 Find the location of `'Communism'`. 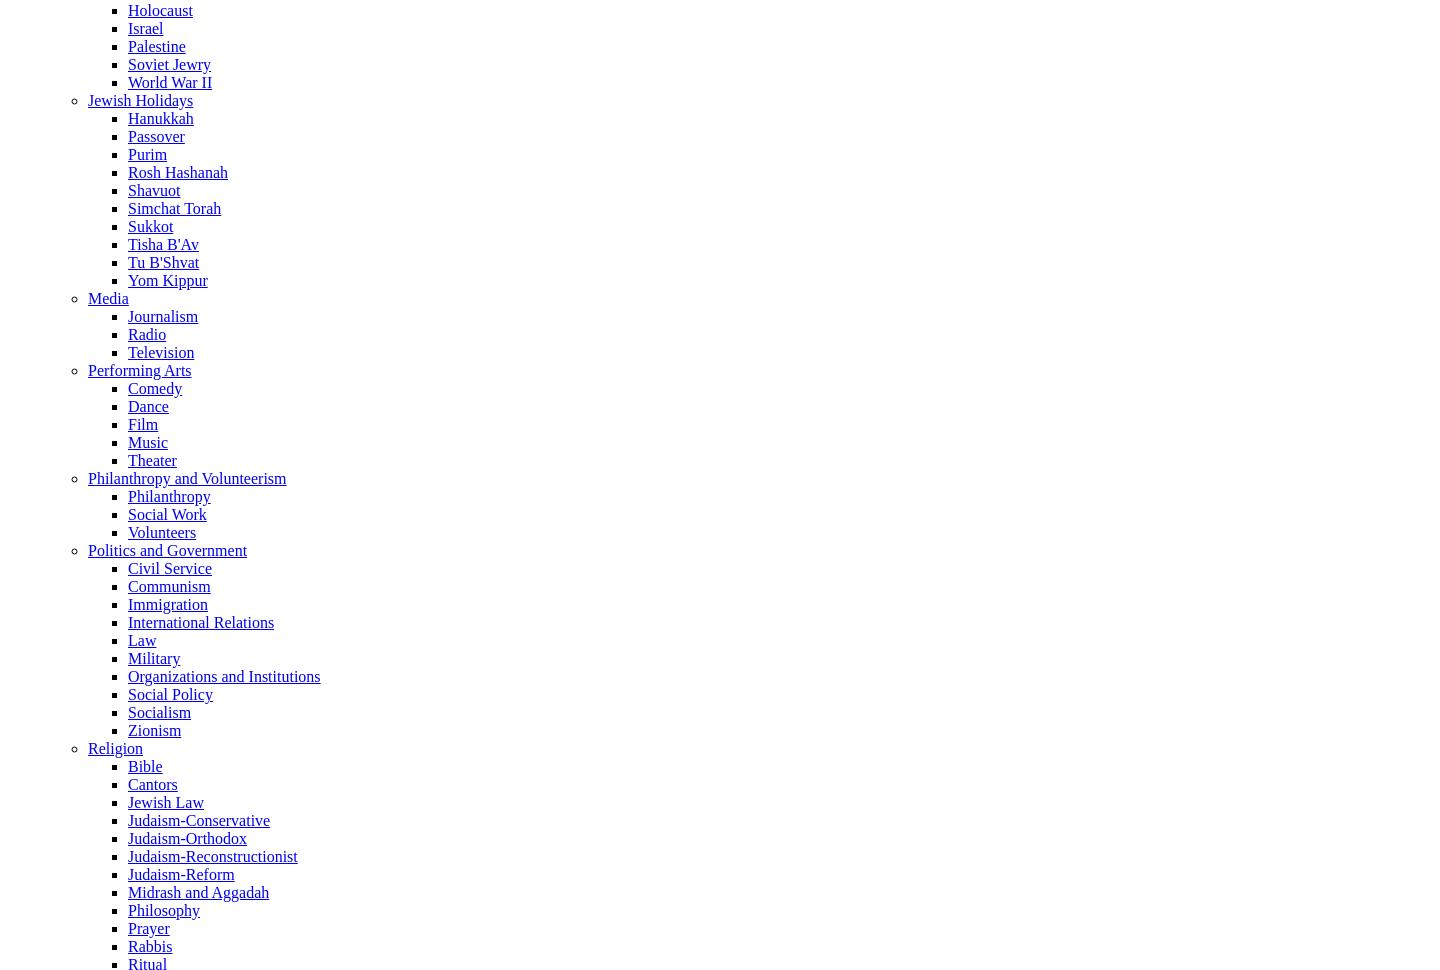

'Communism' is located at coordinates (168, 585).